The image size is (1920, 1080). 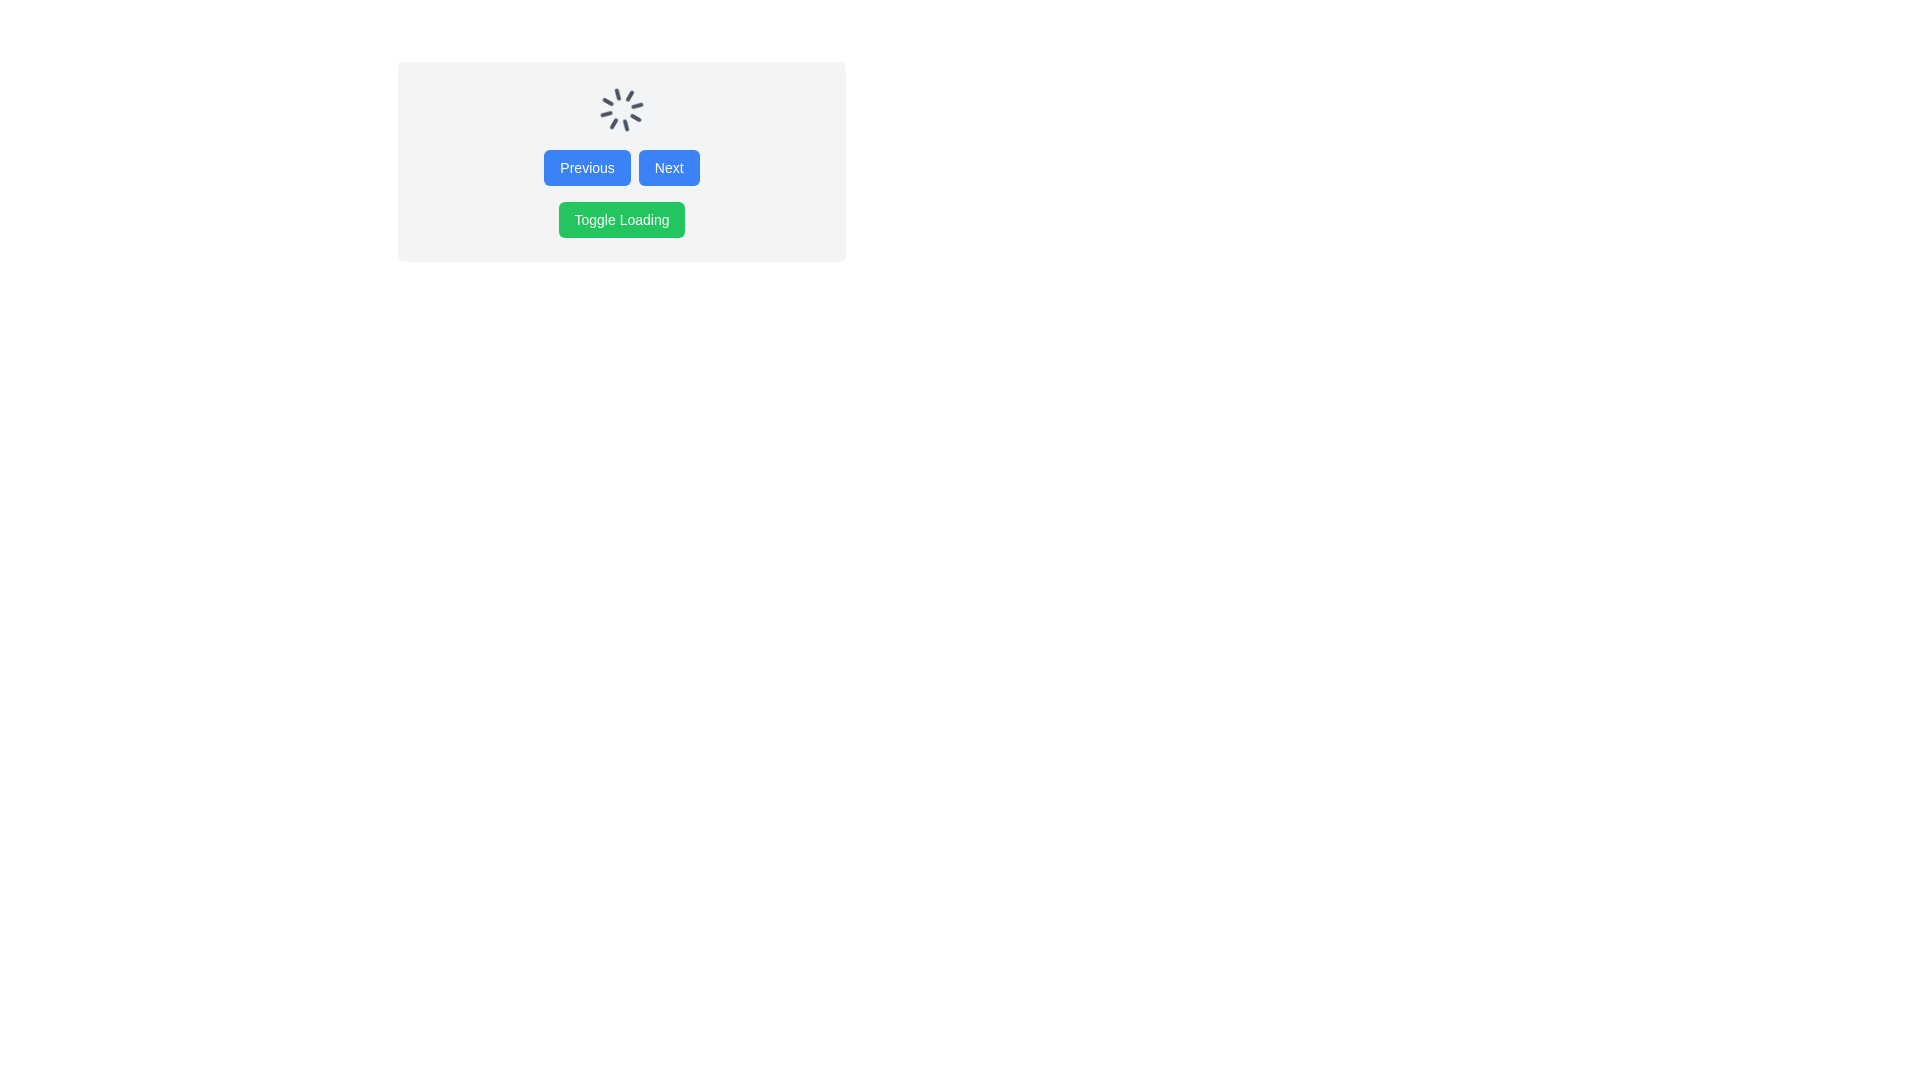 I want to click on the blue button with rounded corners and white text labeled 'Previous', so click(x=586, y=167).